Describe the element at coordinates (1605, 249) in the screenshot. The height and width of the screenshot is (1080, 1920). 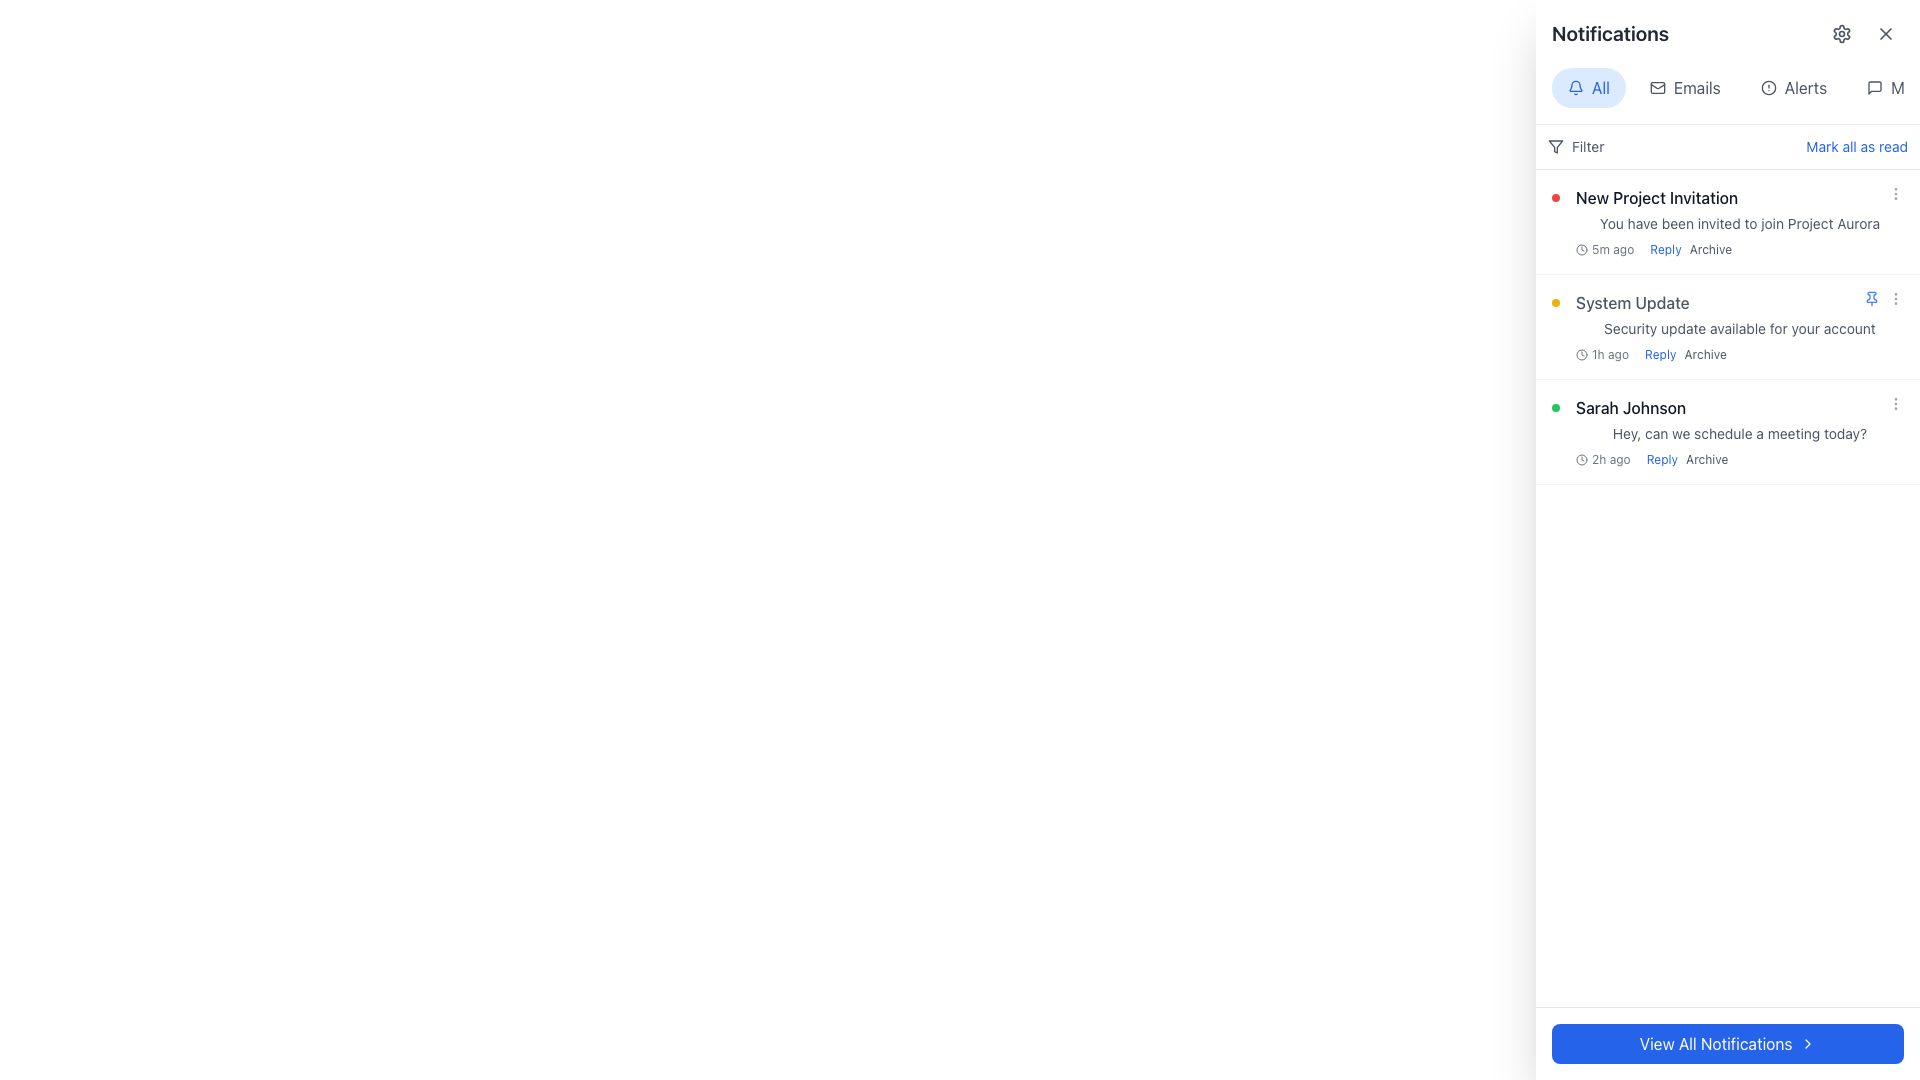
I see `the text indicator showing how long ago a notification was received, located next to the left margin of the 'New Project Invitation' notification entry` at that location.